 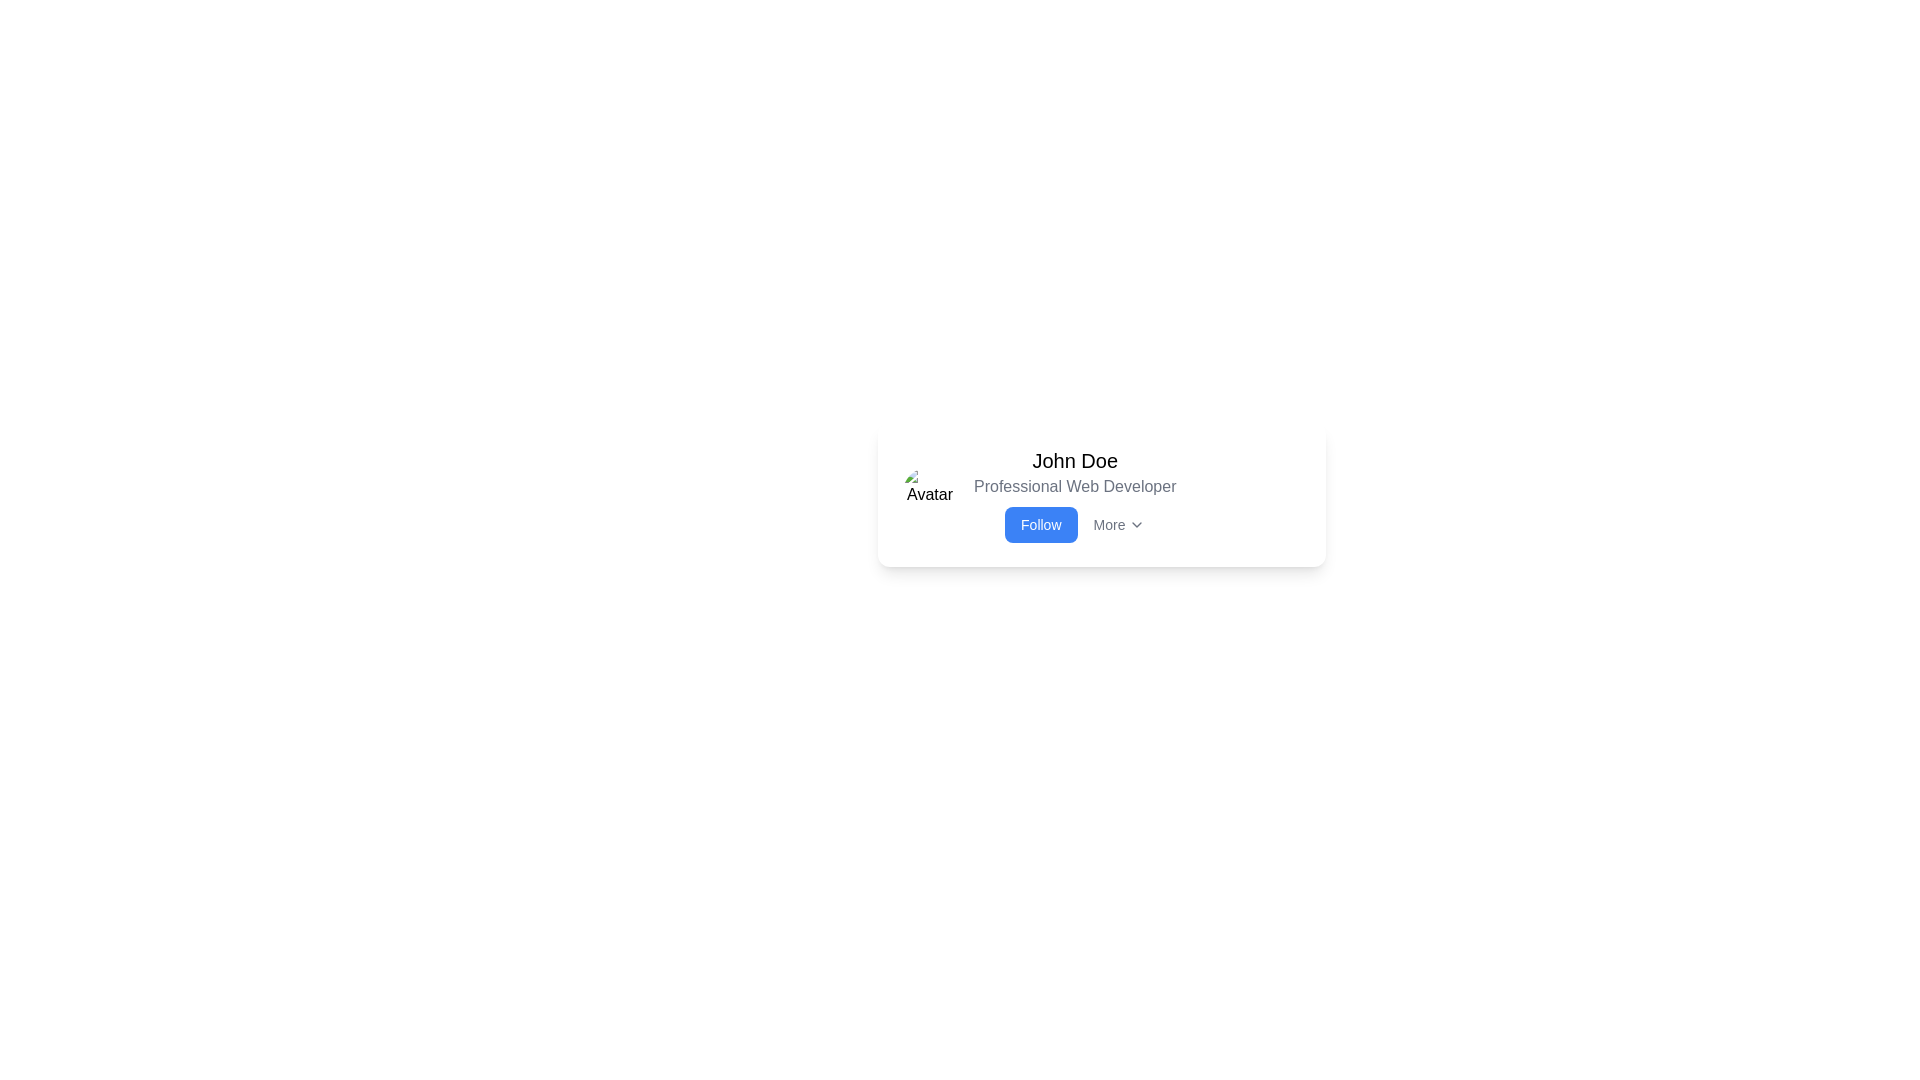 What do you see at coordinates (1074, 486) in the screenshot?
I see `the static text 'Professional Web Developer' which is styled in gray and located under 'John Doe' within the profile card` at bounding box center [1074, 486].